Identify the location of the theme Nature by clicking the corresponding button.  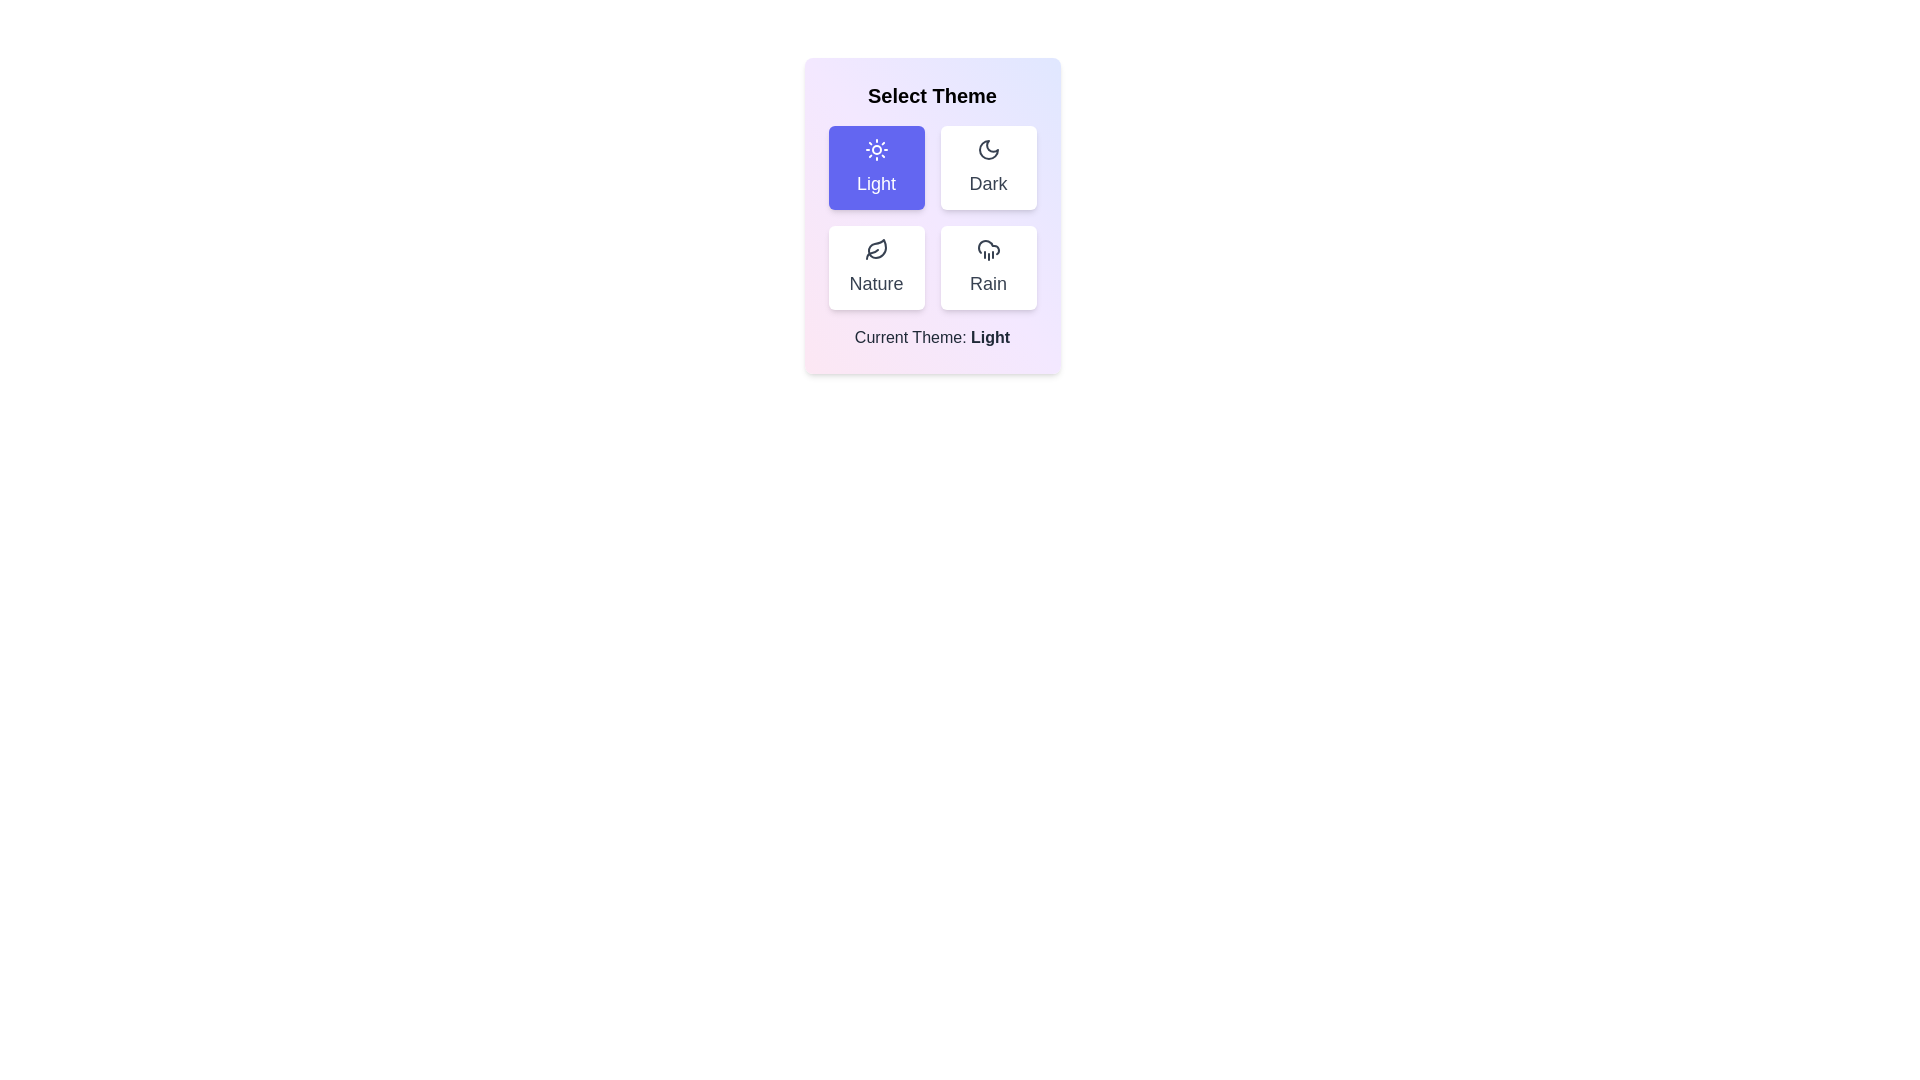
(876, 266).